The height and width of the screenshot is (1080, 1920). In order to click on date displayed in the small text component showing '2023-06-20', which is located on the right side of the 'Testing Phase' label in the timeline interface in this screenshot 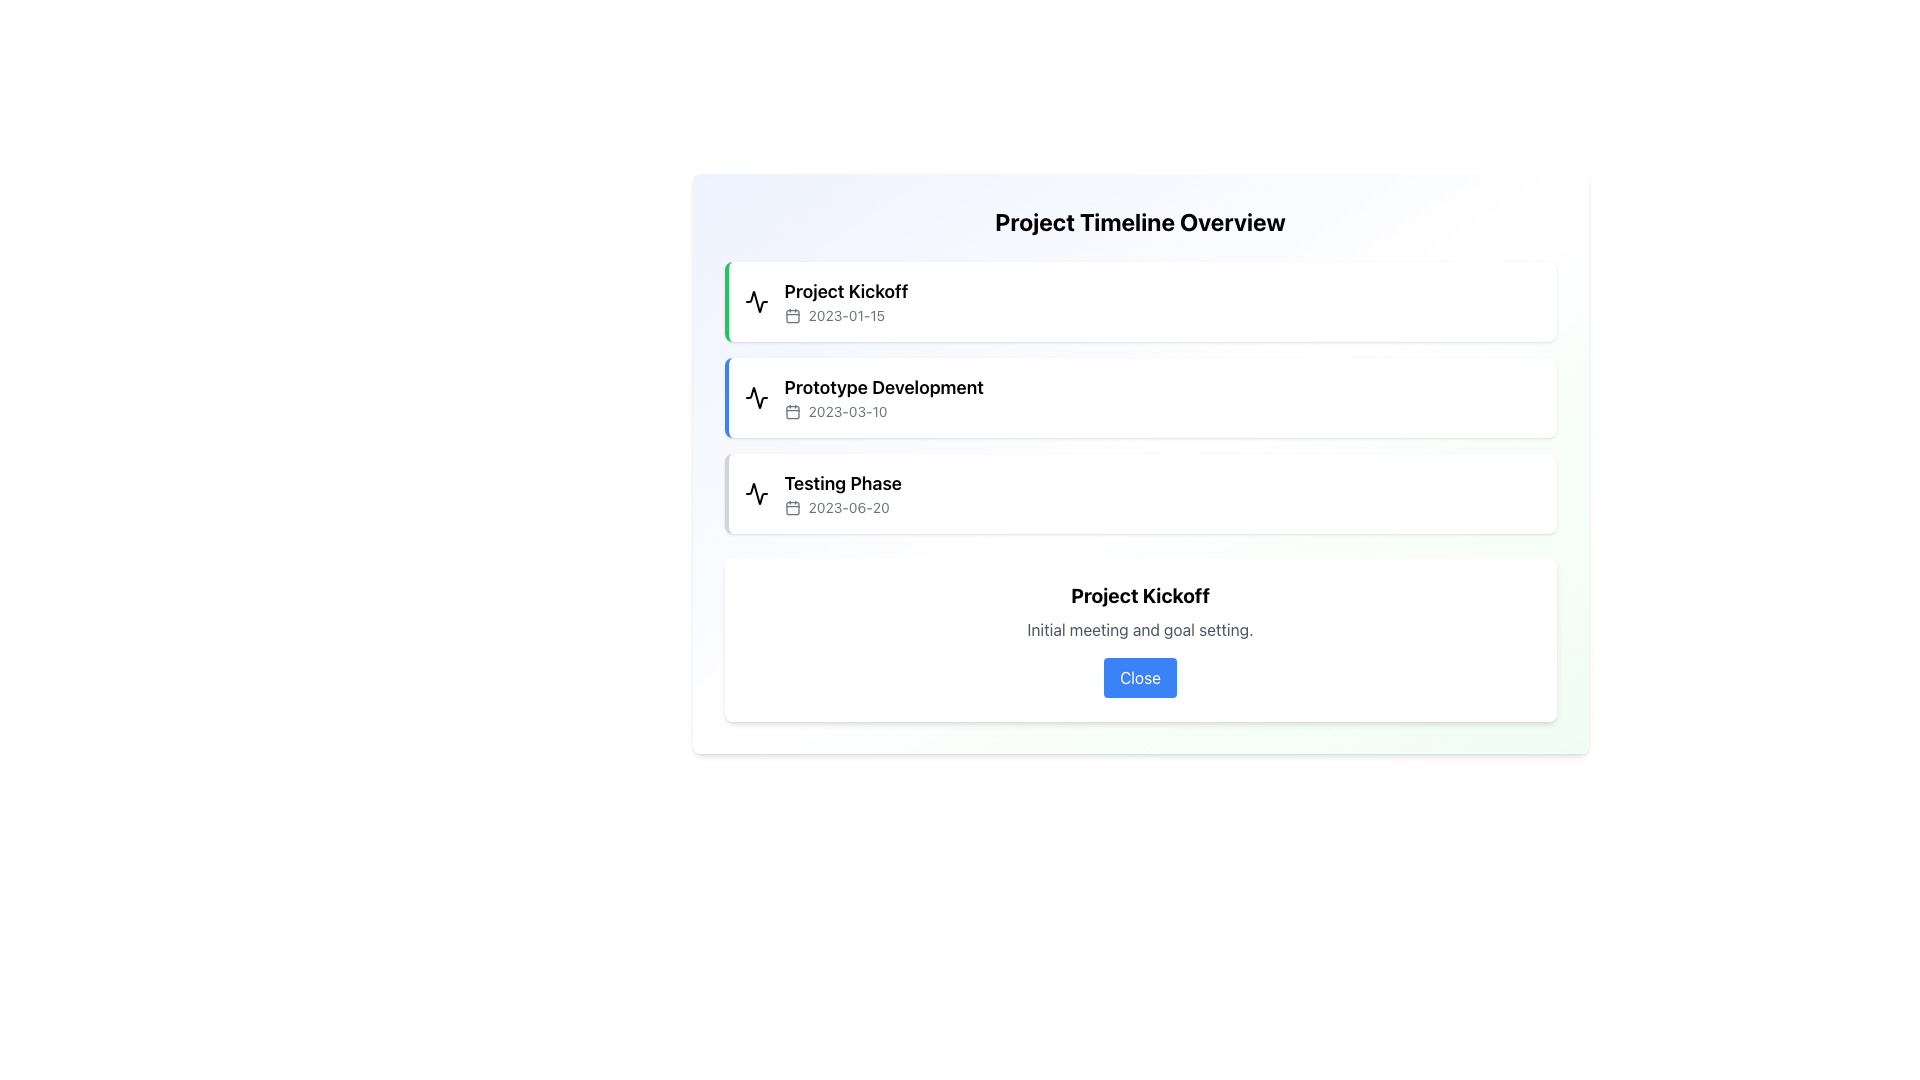, I will do `click(843, 507)`.